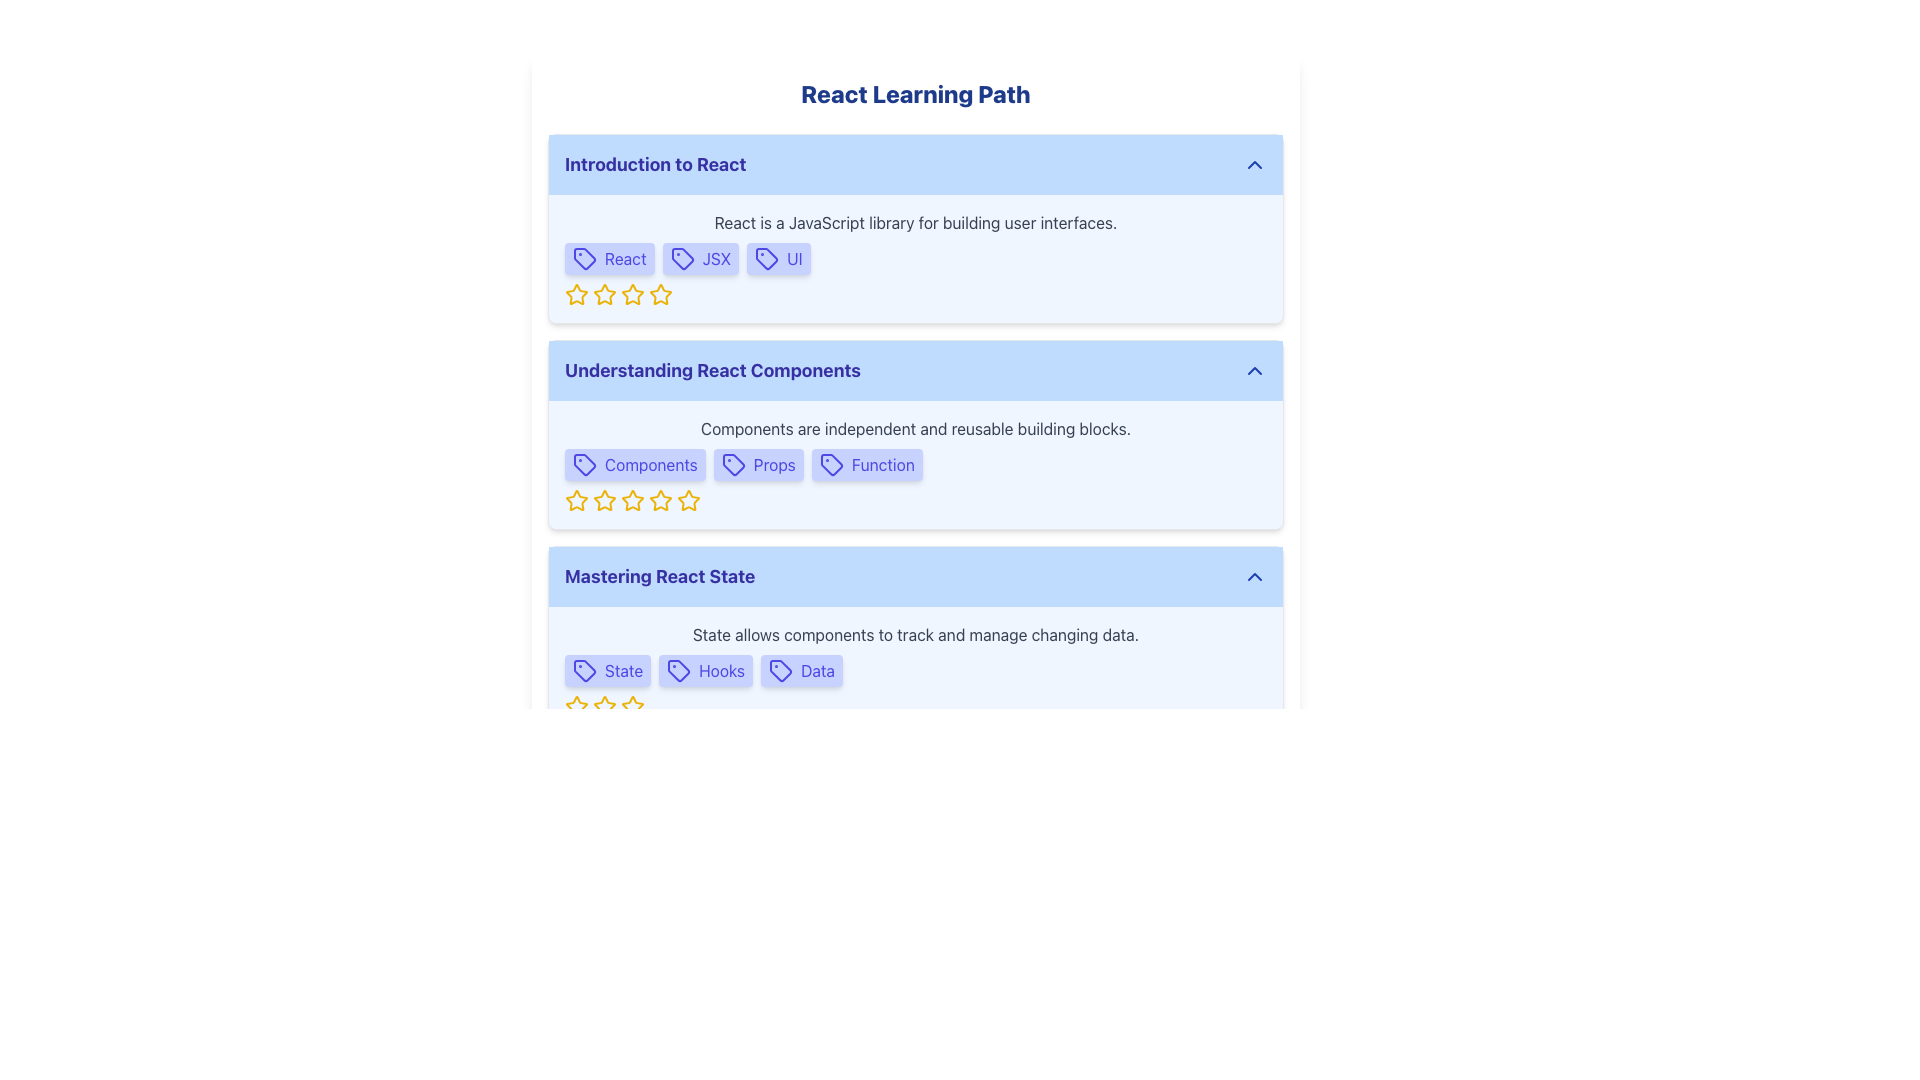 This screenshot has height=1080, width=1920. Describe the element at coordinates (1253, 370) in the screenshot. I see `the blue upward chevron arrow icon located on the right side of the 'Understanding React Components' section header` at that location.